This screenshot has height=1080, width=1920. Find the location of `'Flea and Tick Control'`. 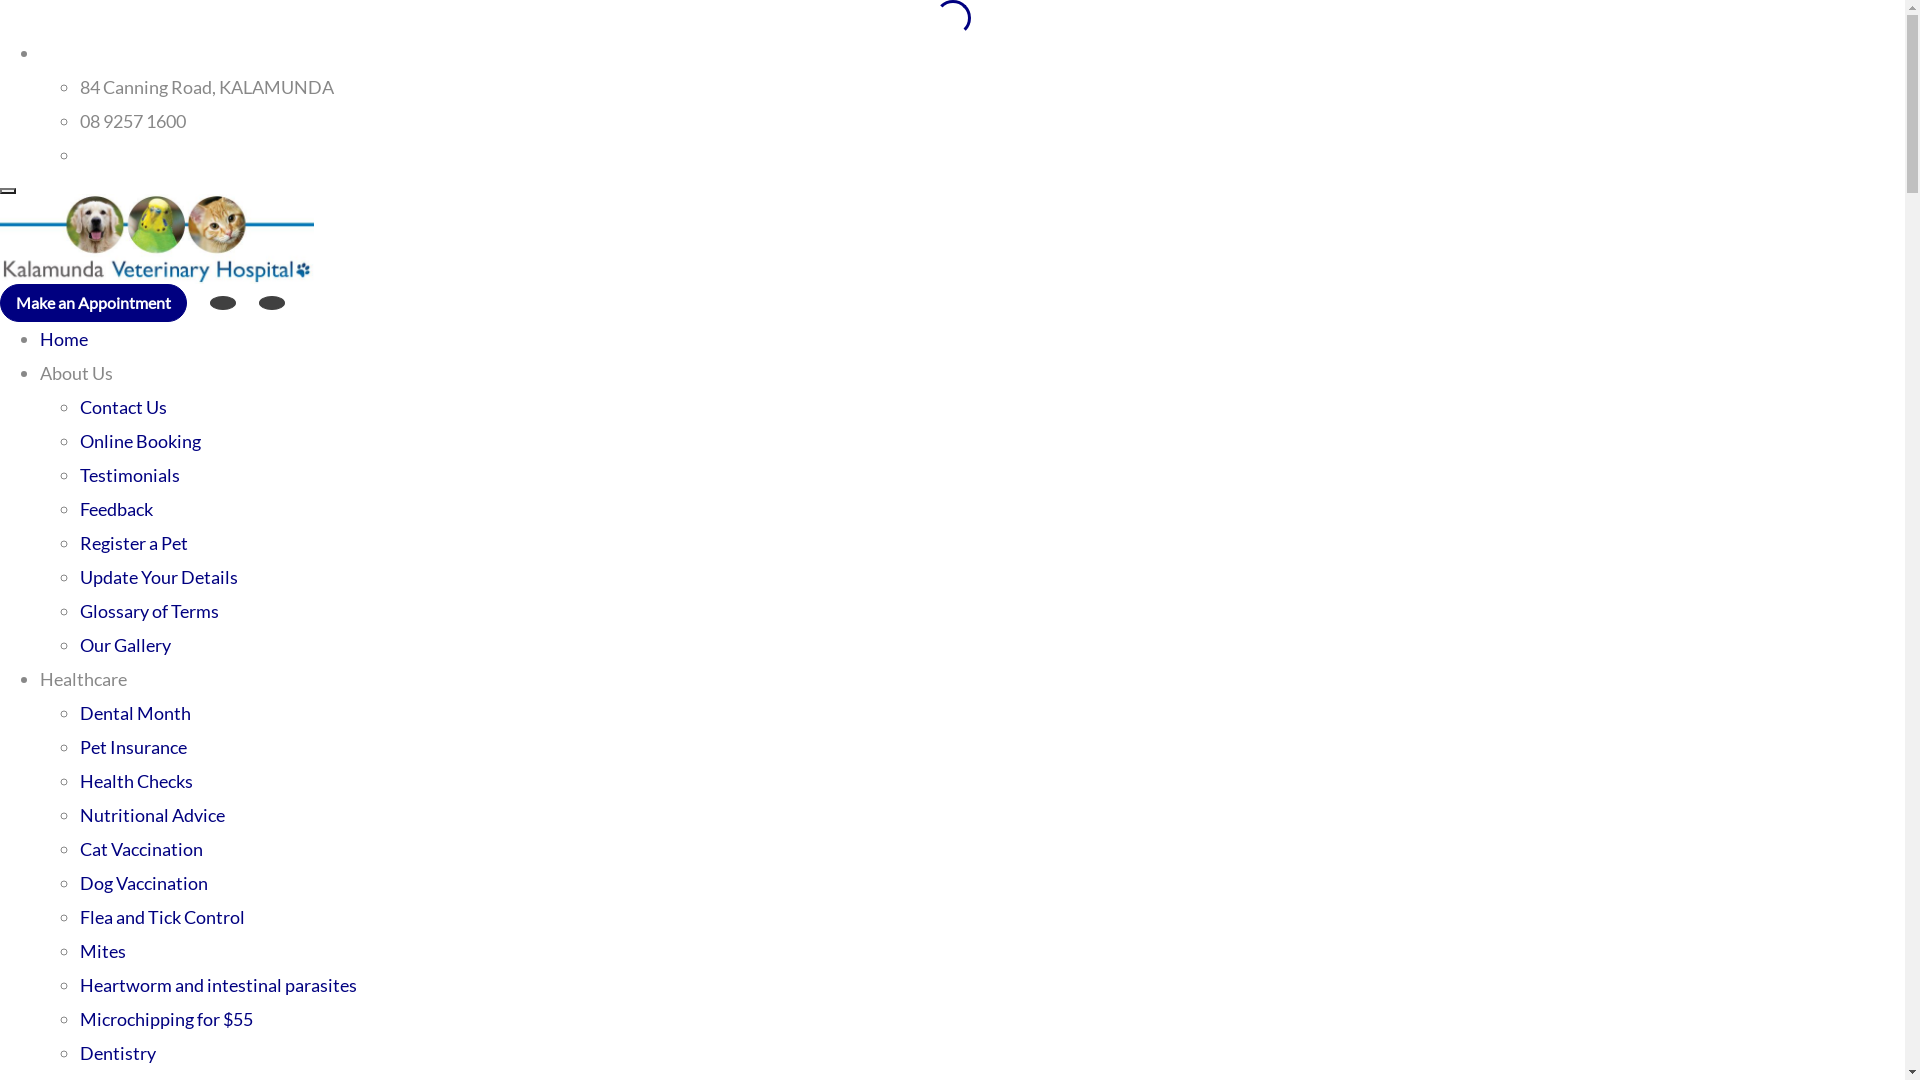

'Flea and Tick Control' is located at coordinates (162, 917).